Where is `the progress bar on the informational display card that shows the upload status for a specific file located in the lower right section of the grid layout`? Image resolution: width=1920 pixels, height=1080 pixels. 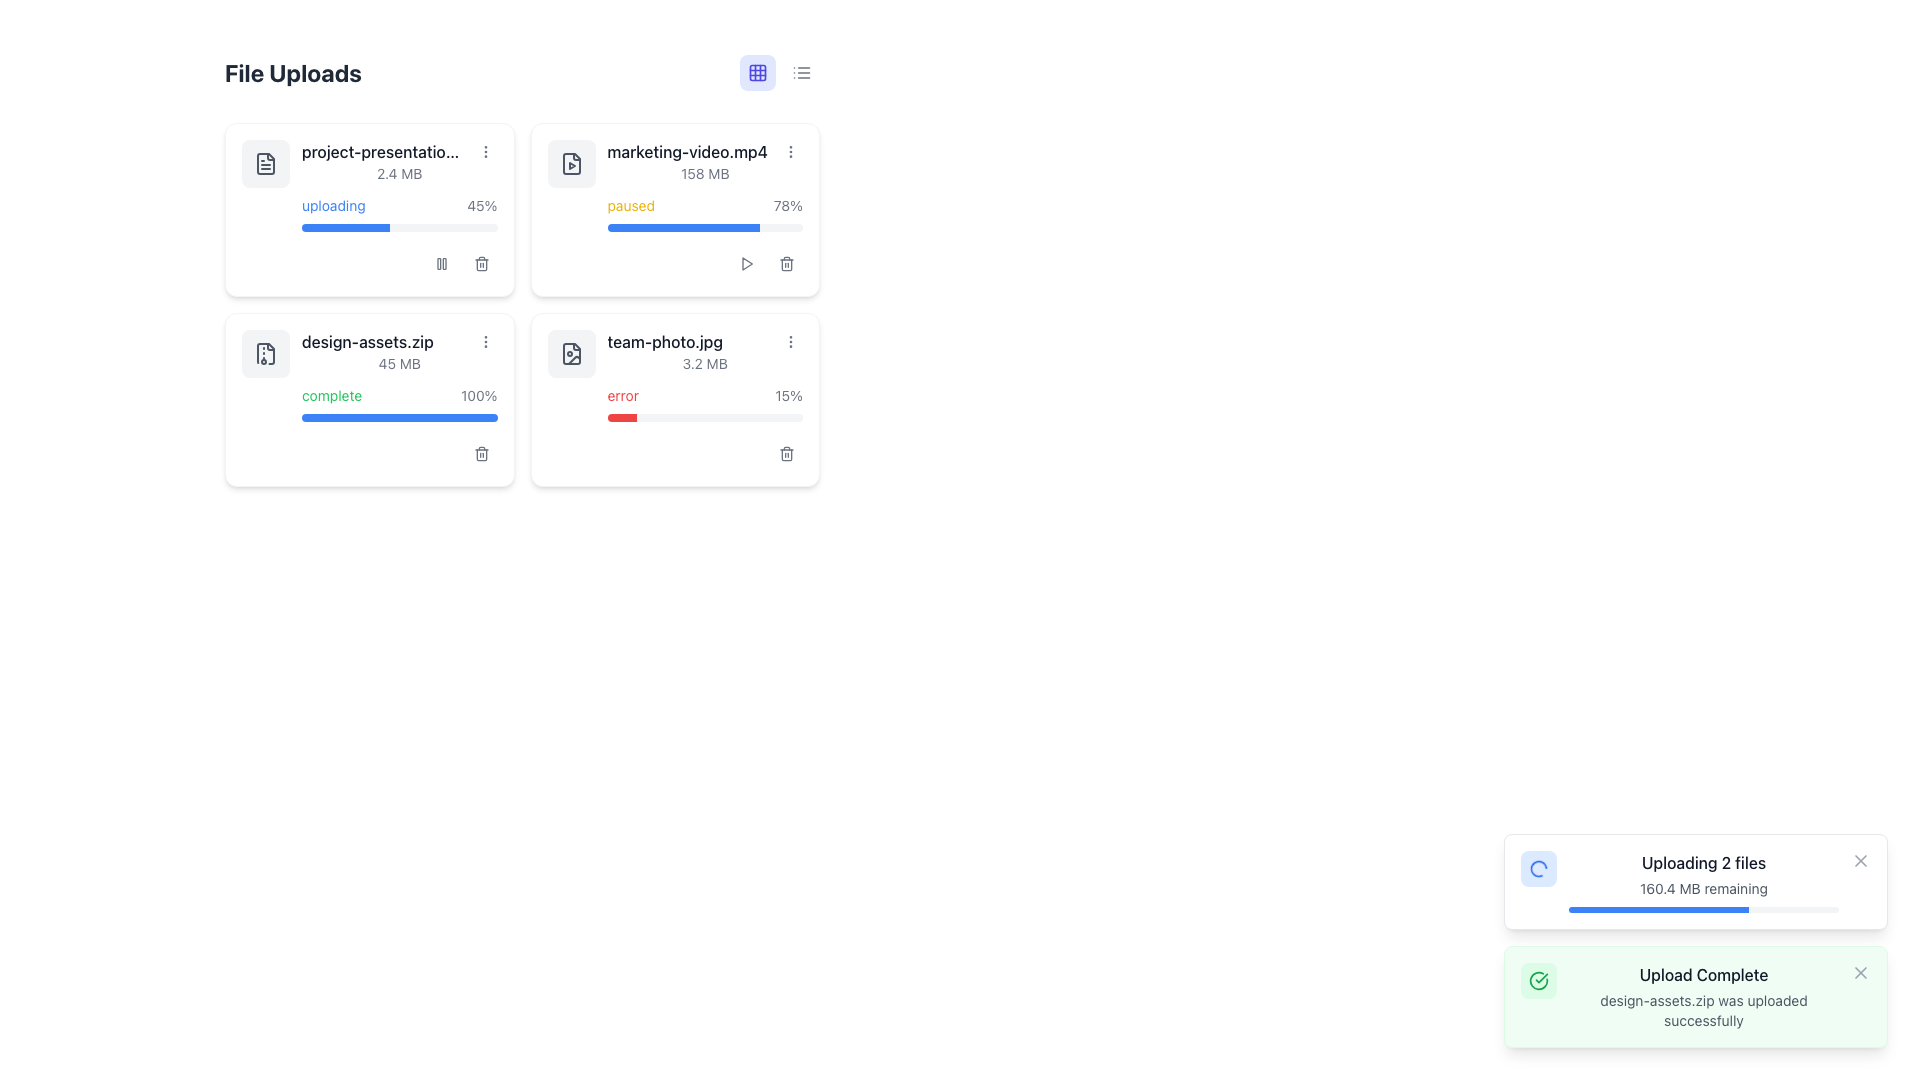
the progress bar on the informational display card that shows the upload status for a specific file located in the lower right section of the grid layout is located at coordinates (705, 375).